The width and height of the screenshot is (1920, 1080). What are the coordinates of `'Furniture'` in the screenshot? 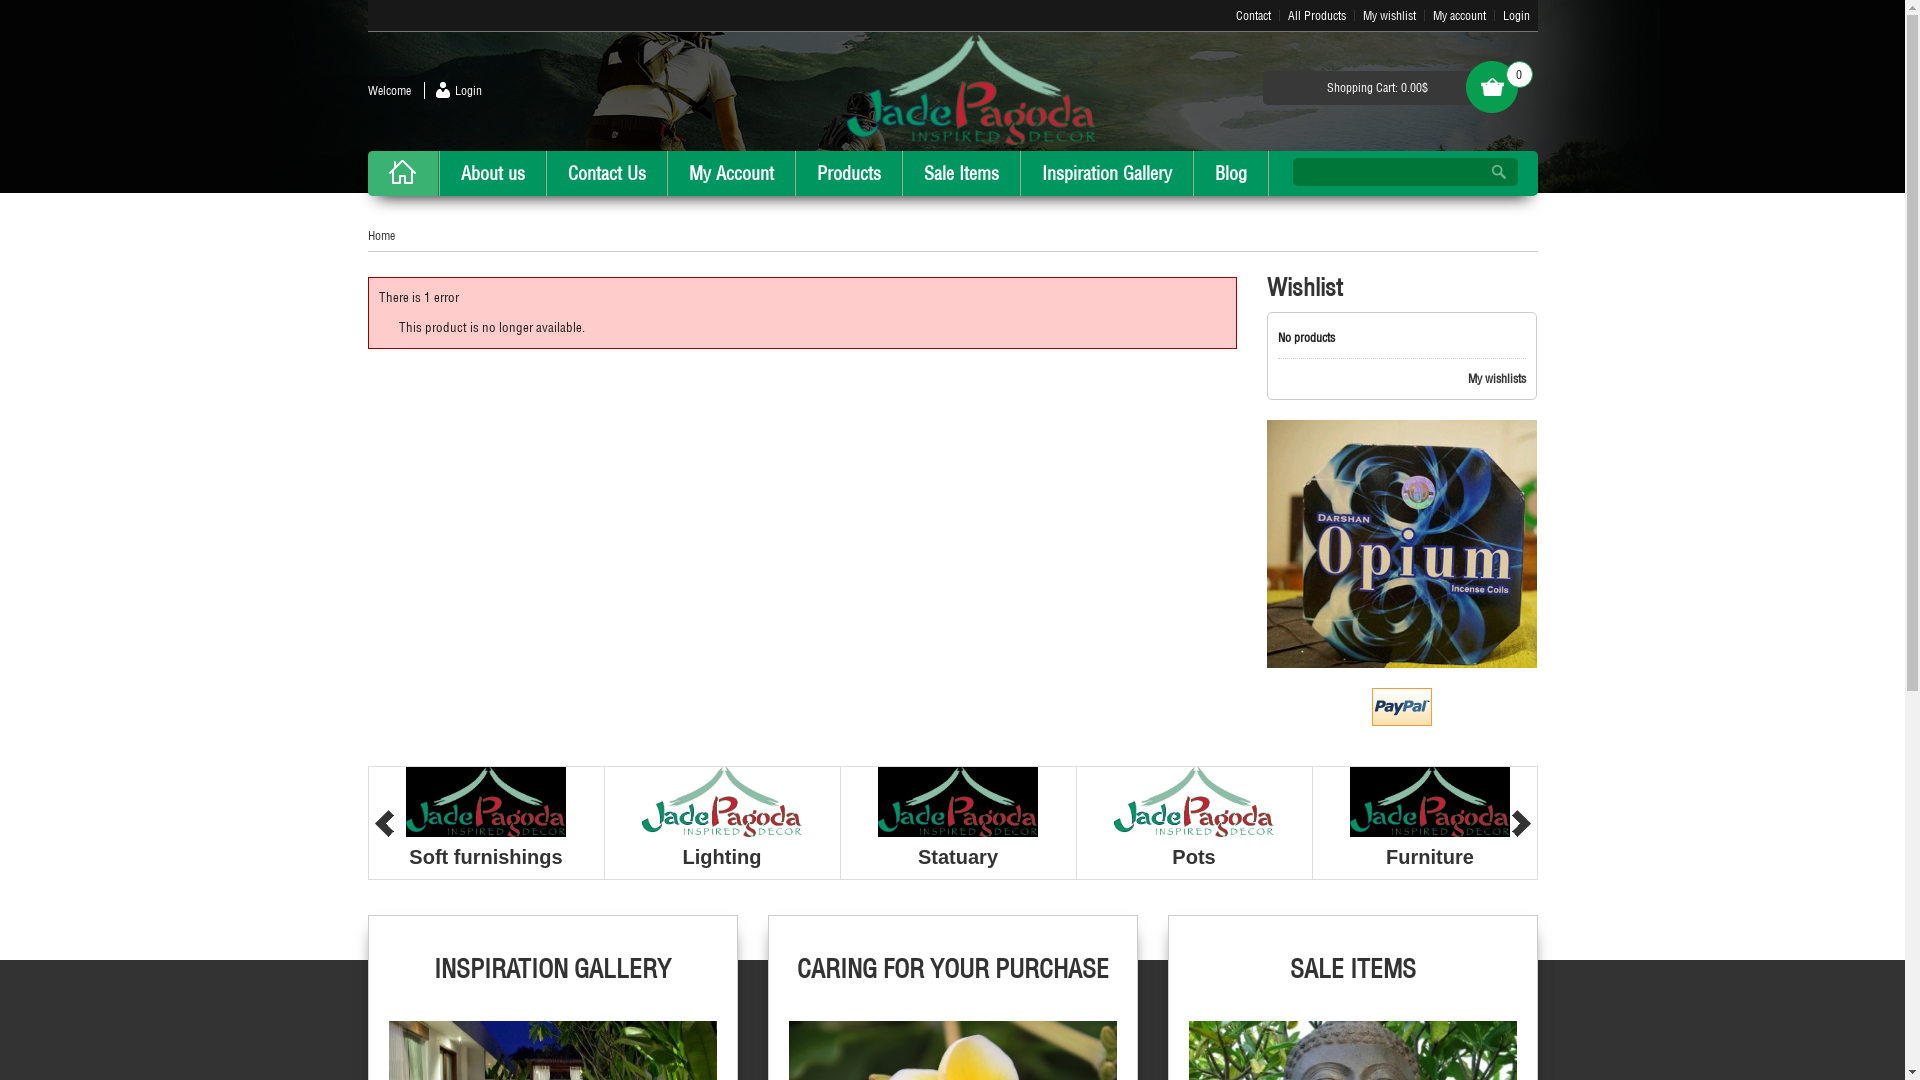 It's located at (1429, 855).